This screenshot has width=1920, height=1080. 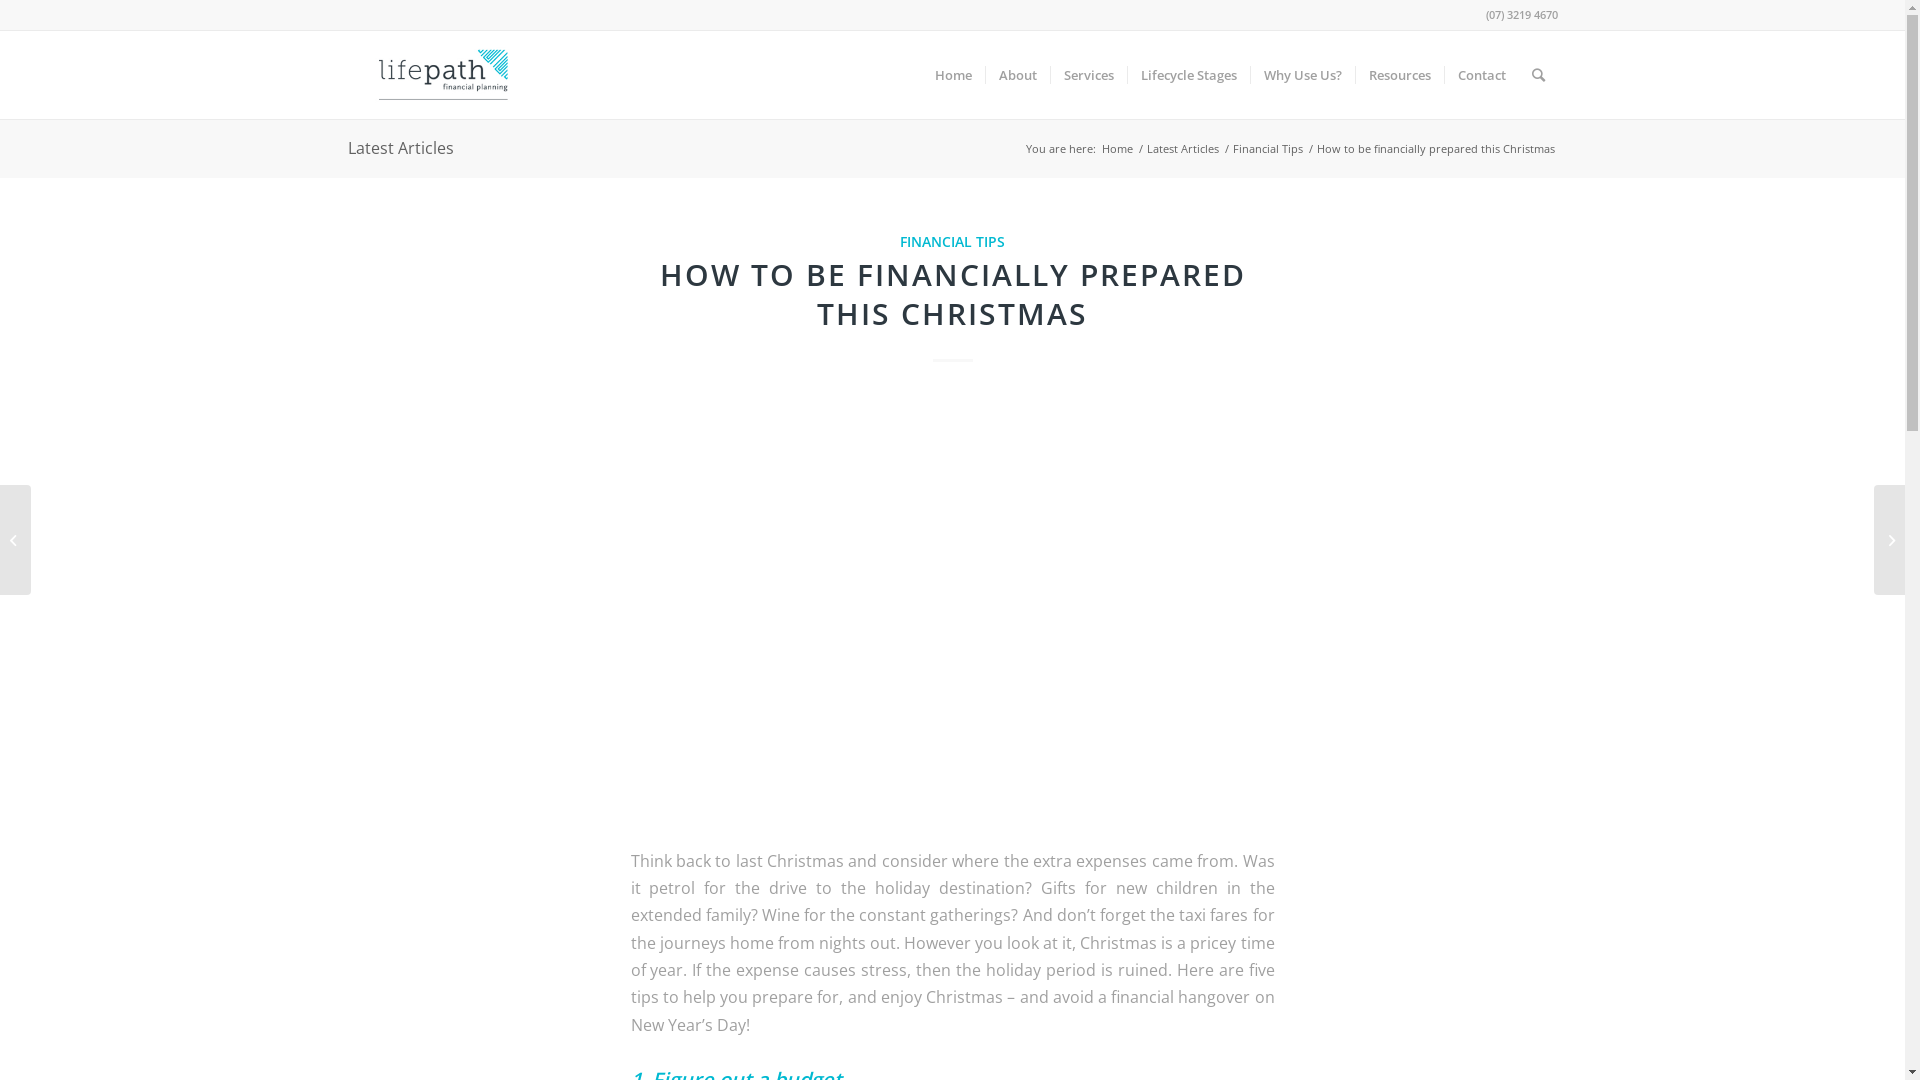 What do you see at coordinates (1481, 73) in the screenshot?
I see `'Contact'` at bounding box center [1481, 73].